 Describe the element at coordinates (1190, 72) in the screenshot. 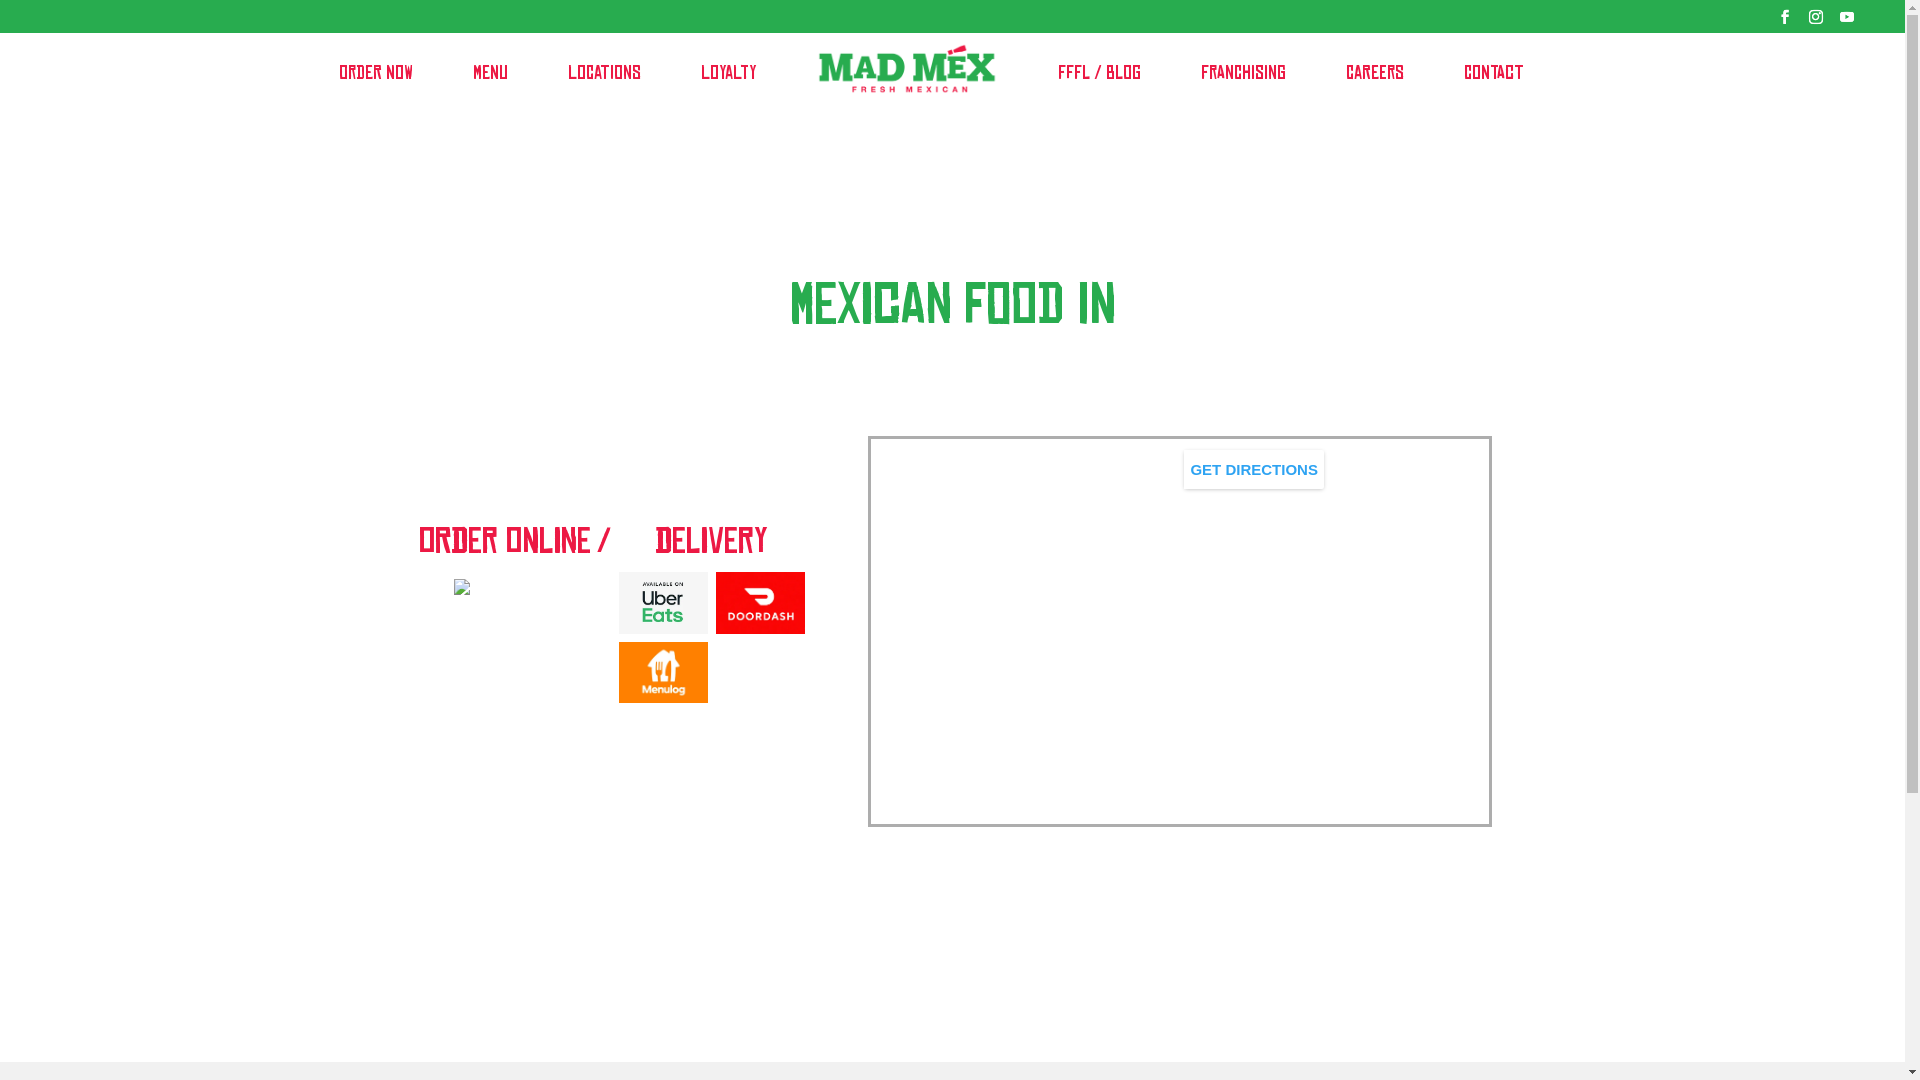

I see `'Franchising'` at that location.